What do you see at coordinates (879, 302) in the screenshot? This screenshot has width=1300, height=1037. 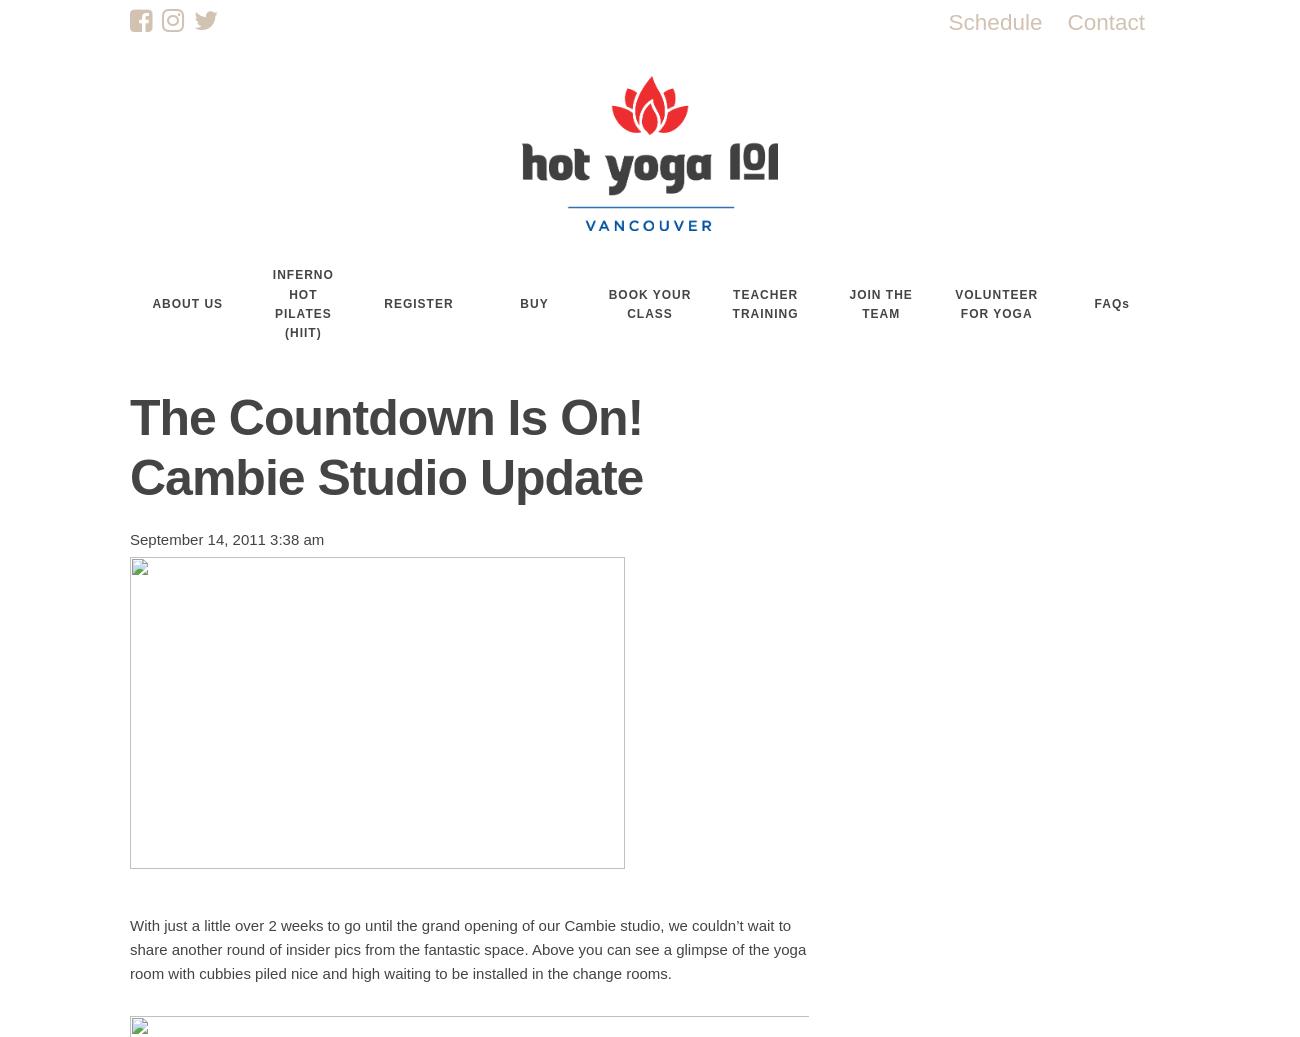 I see `'JOIN THE TEAM'` at bounding box center [879, 302].